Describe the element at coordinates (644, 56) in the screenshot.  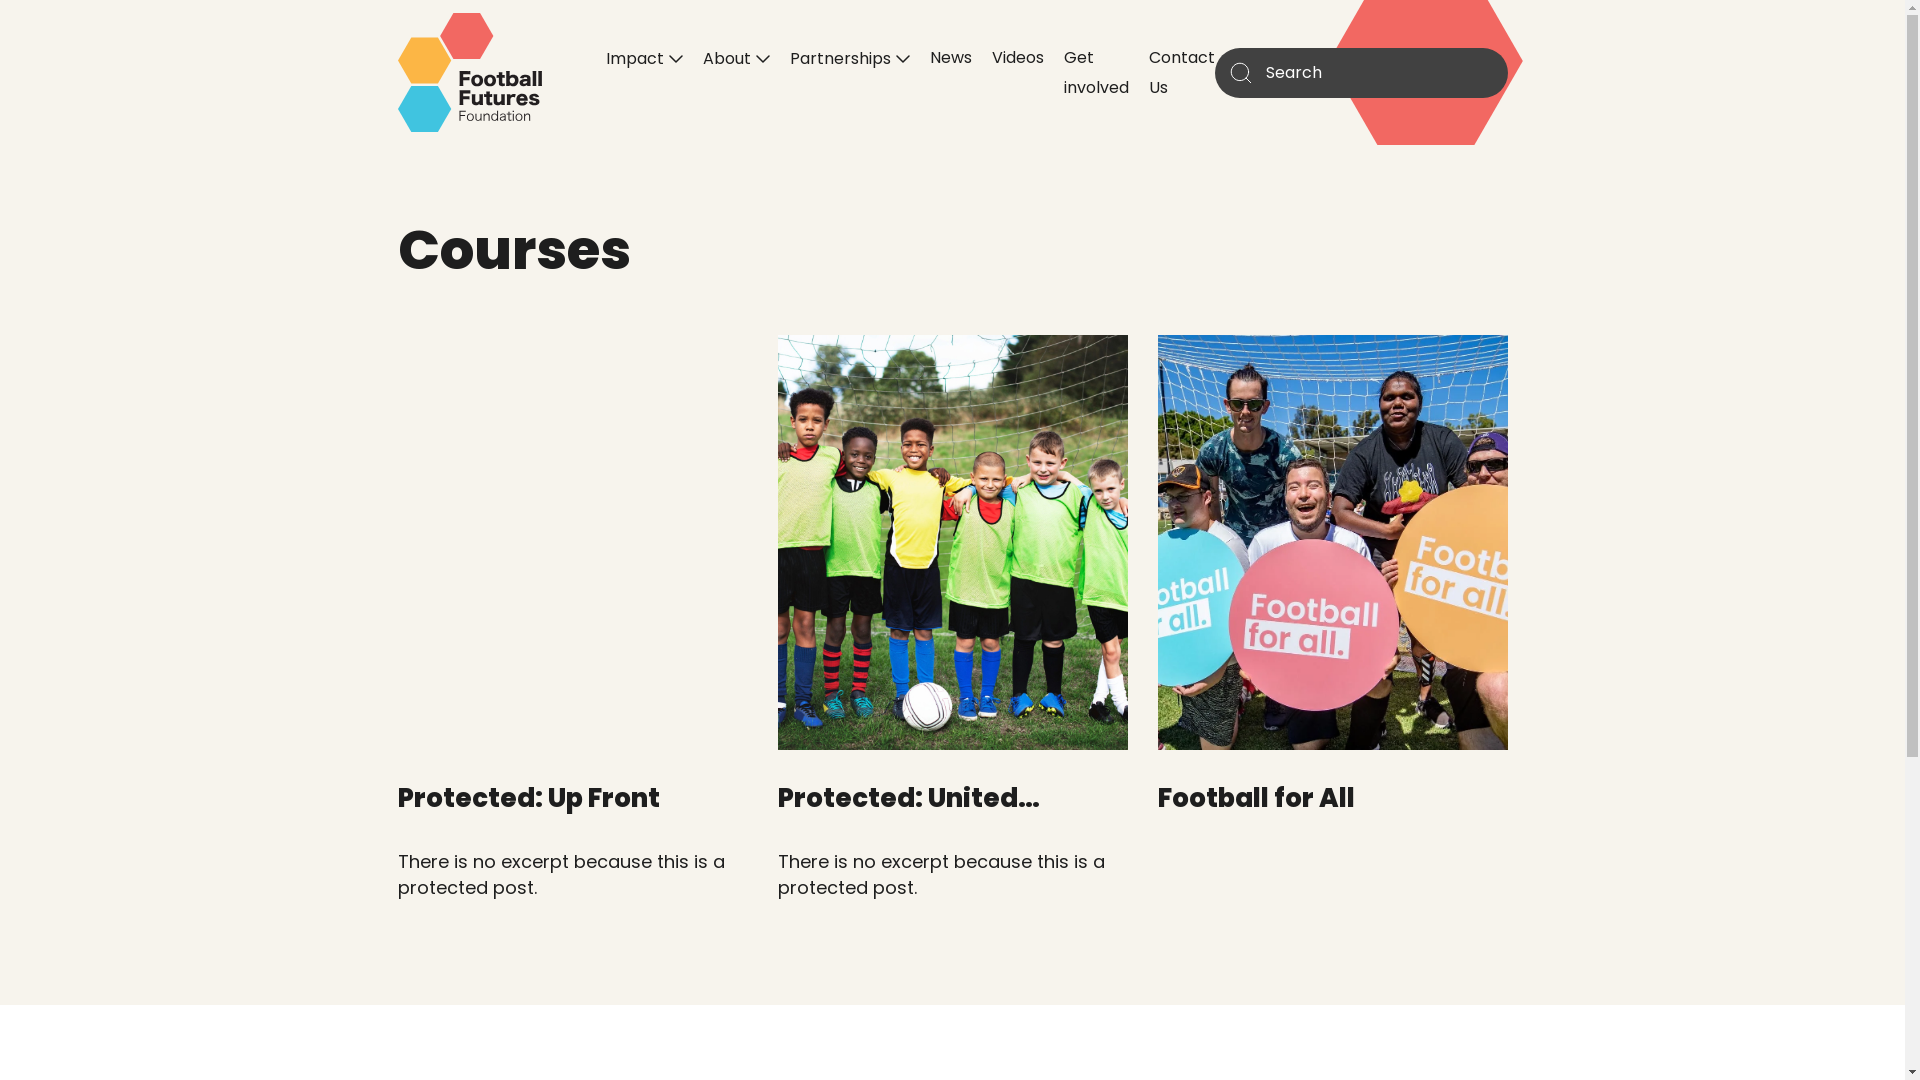
I see `'Impact'` at that location.